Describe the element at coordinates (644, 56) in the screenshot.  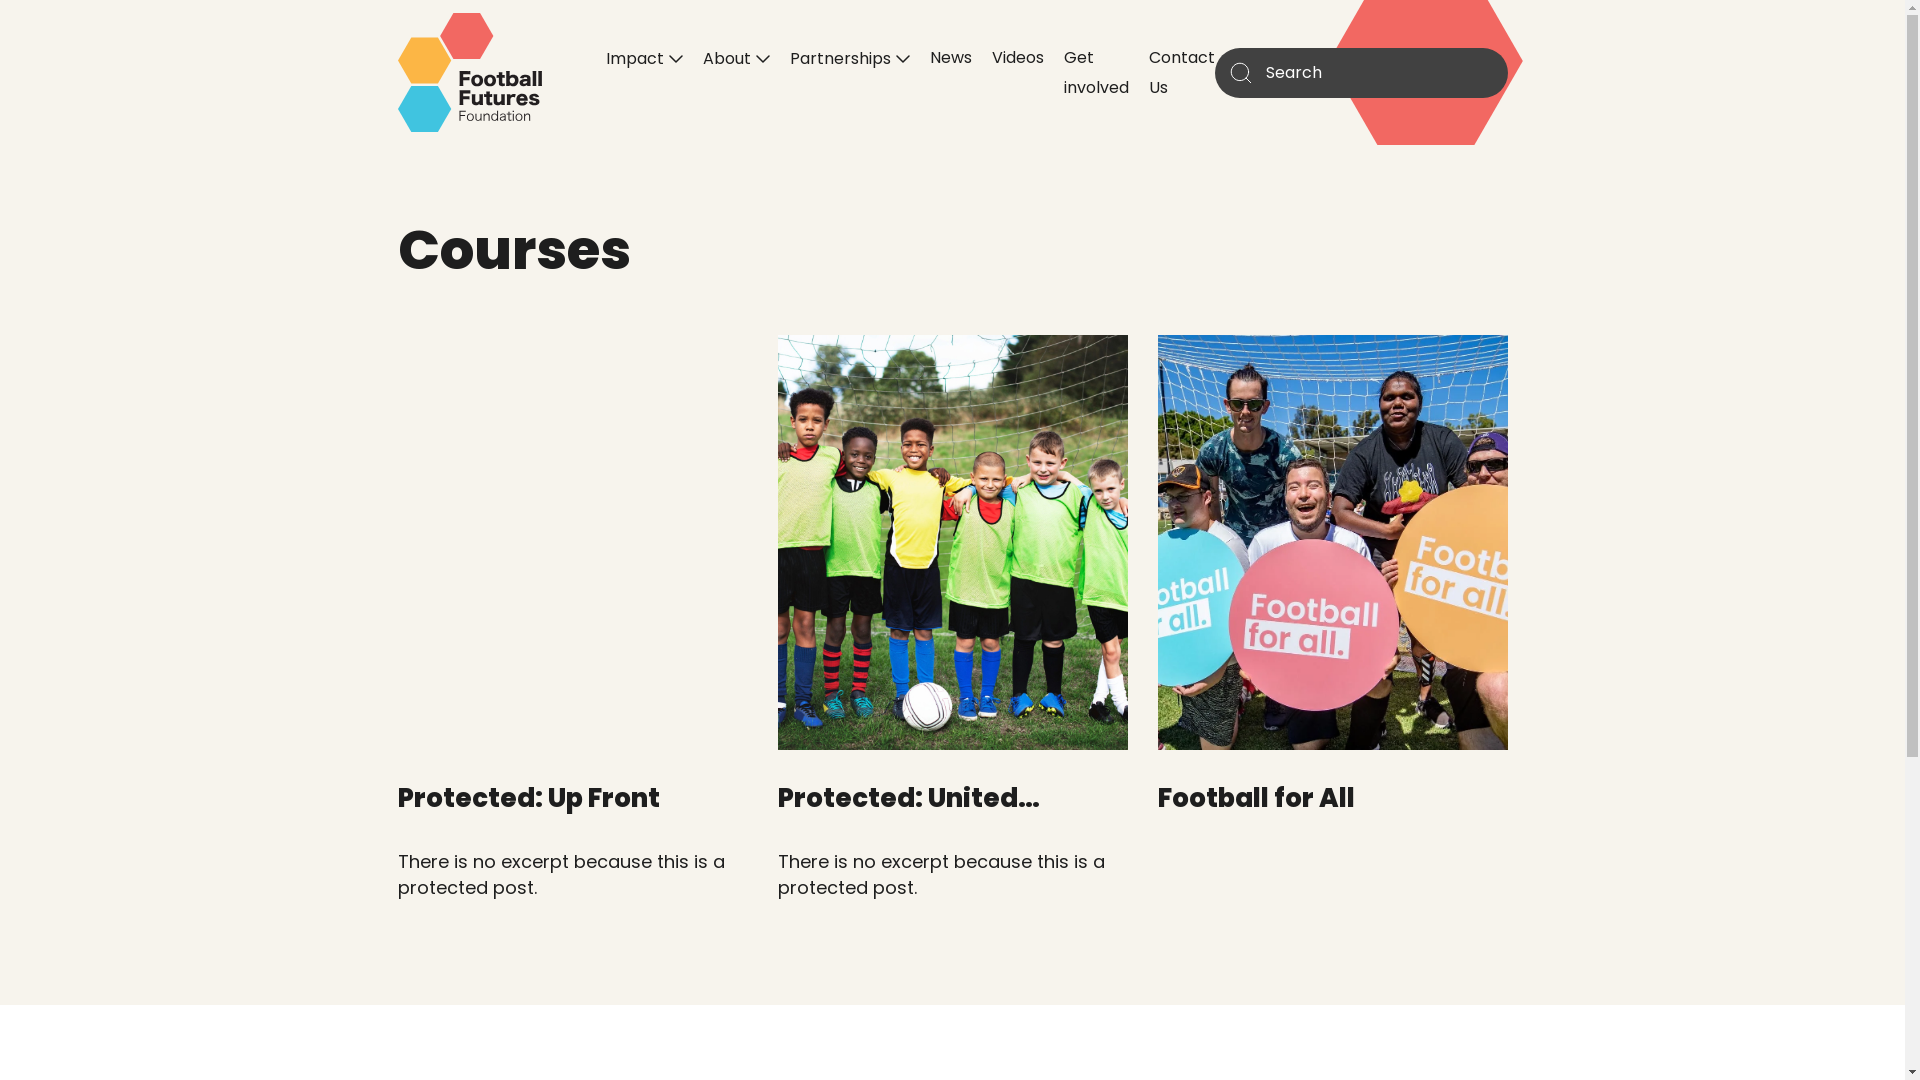
I see `'Impact'` at that location.